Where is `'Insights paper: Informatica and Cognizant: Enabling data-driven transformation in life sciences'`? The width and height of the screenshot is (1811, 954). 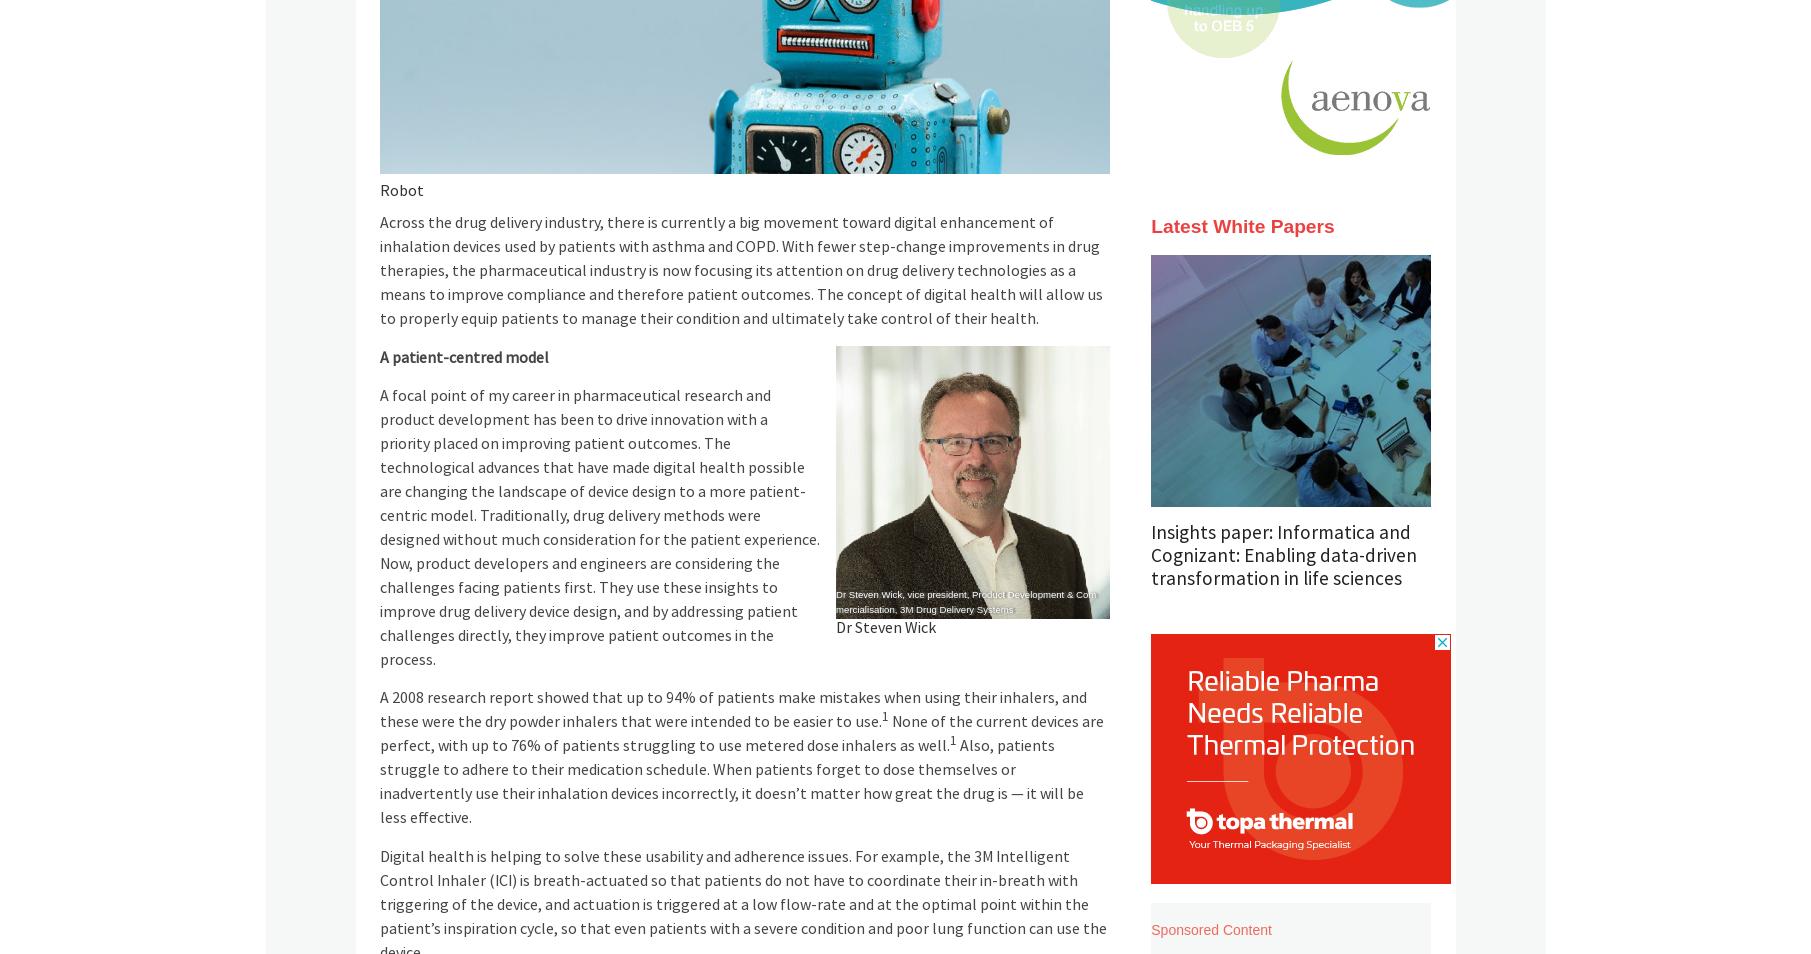
'Insights paper: Informatica and Cognizant: Enabling data-driven transformation in life sciences' is located at coordinates (1150, 554).